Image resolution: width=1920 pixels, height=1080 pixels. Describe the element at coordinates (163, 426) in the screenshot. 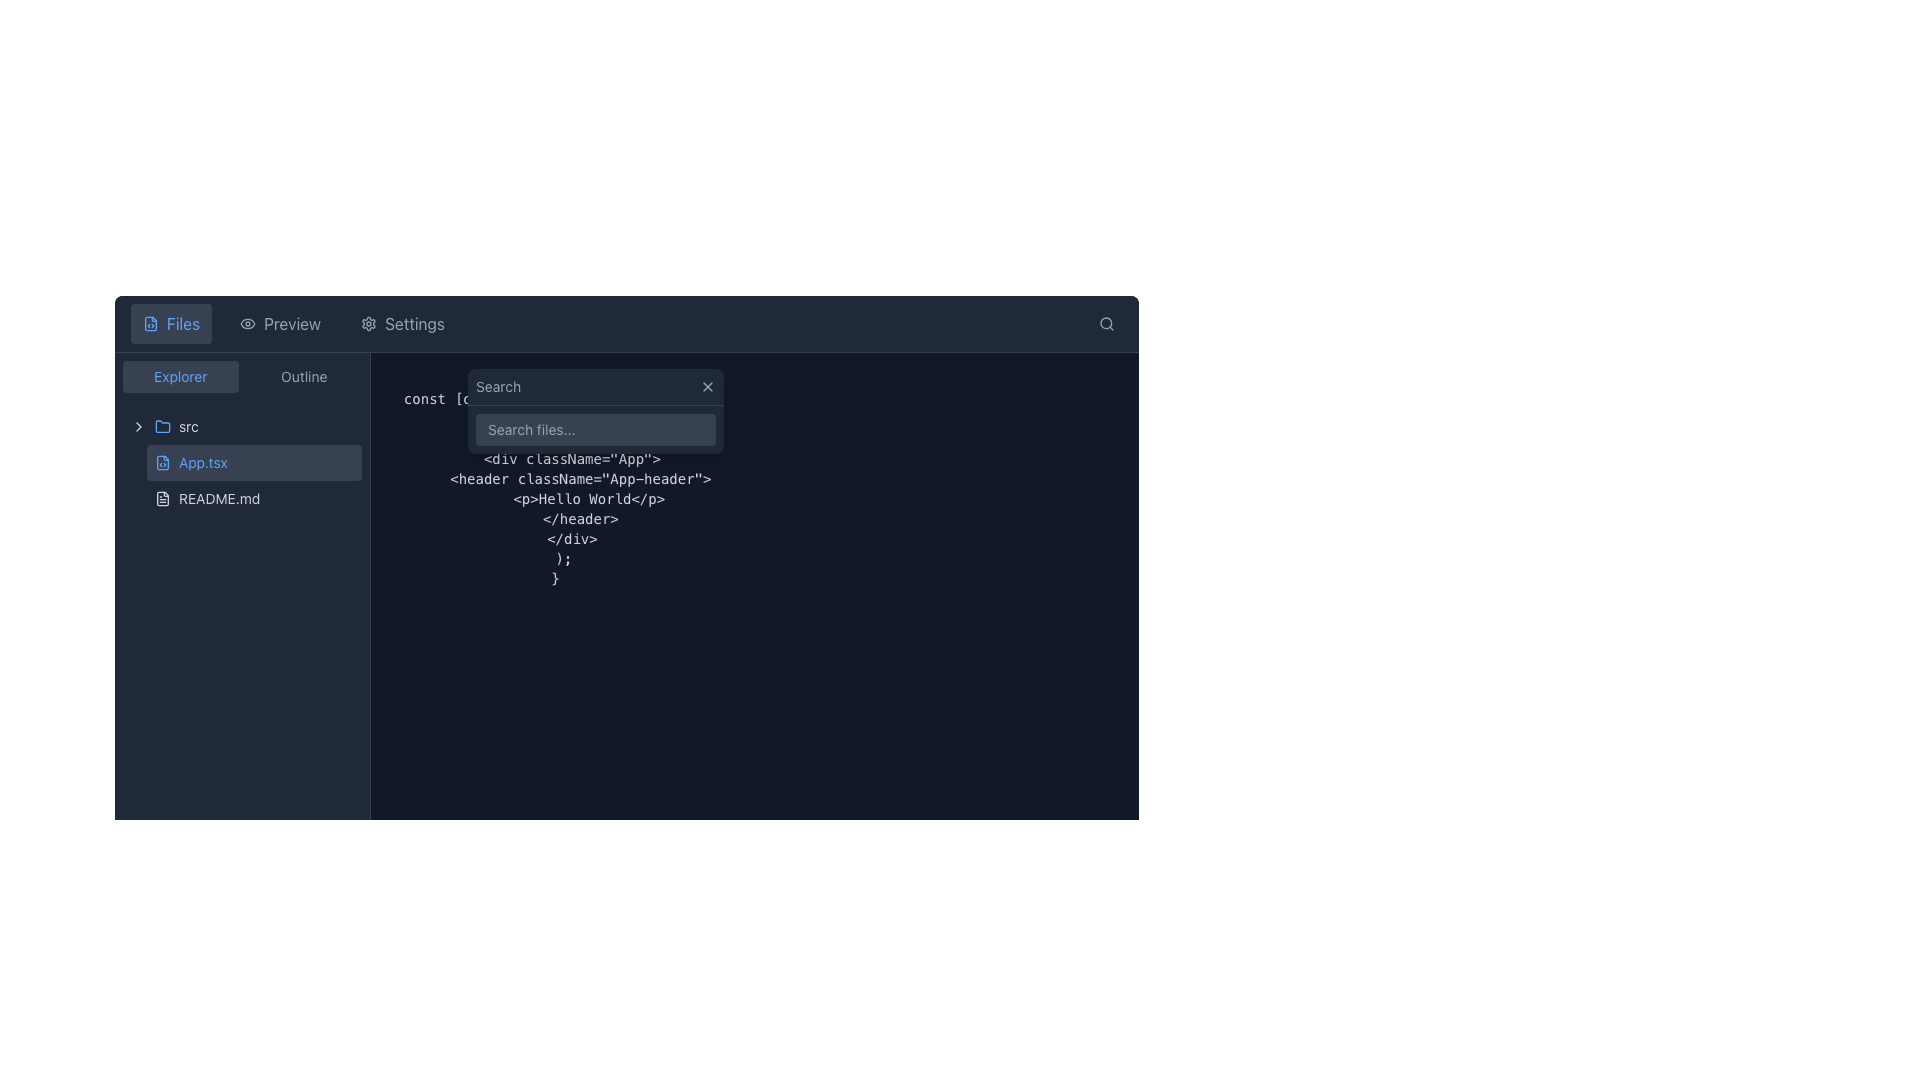

I see `the folder icon styled with sharp edges and filled with blue color, located in the sidebar next to the 'src' label and the right-facing chevron icon` at that location.